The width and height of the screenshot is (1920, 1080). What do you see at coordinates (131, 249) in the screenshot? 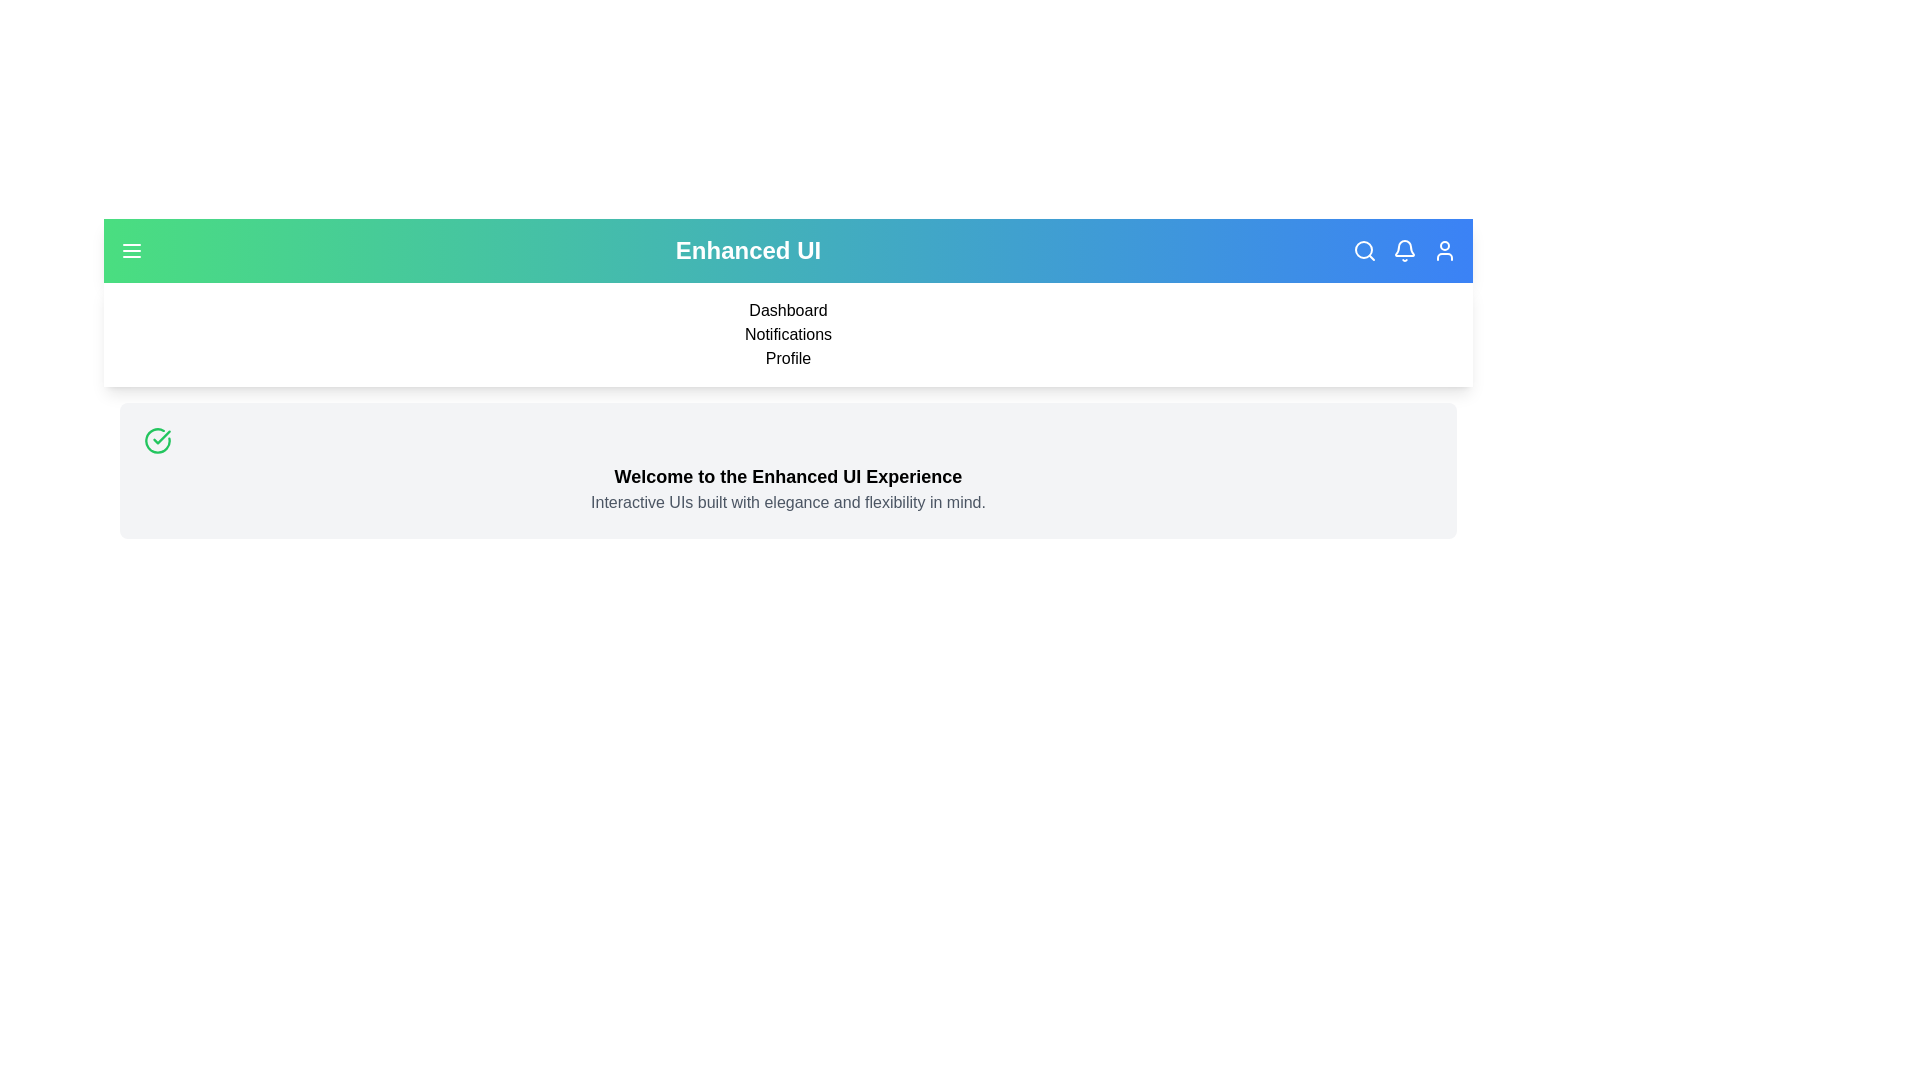
I see `the menu button to toggle the menu visibility` at bounding box center [131, 249].